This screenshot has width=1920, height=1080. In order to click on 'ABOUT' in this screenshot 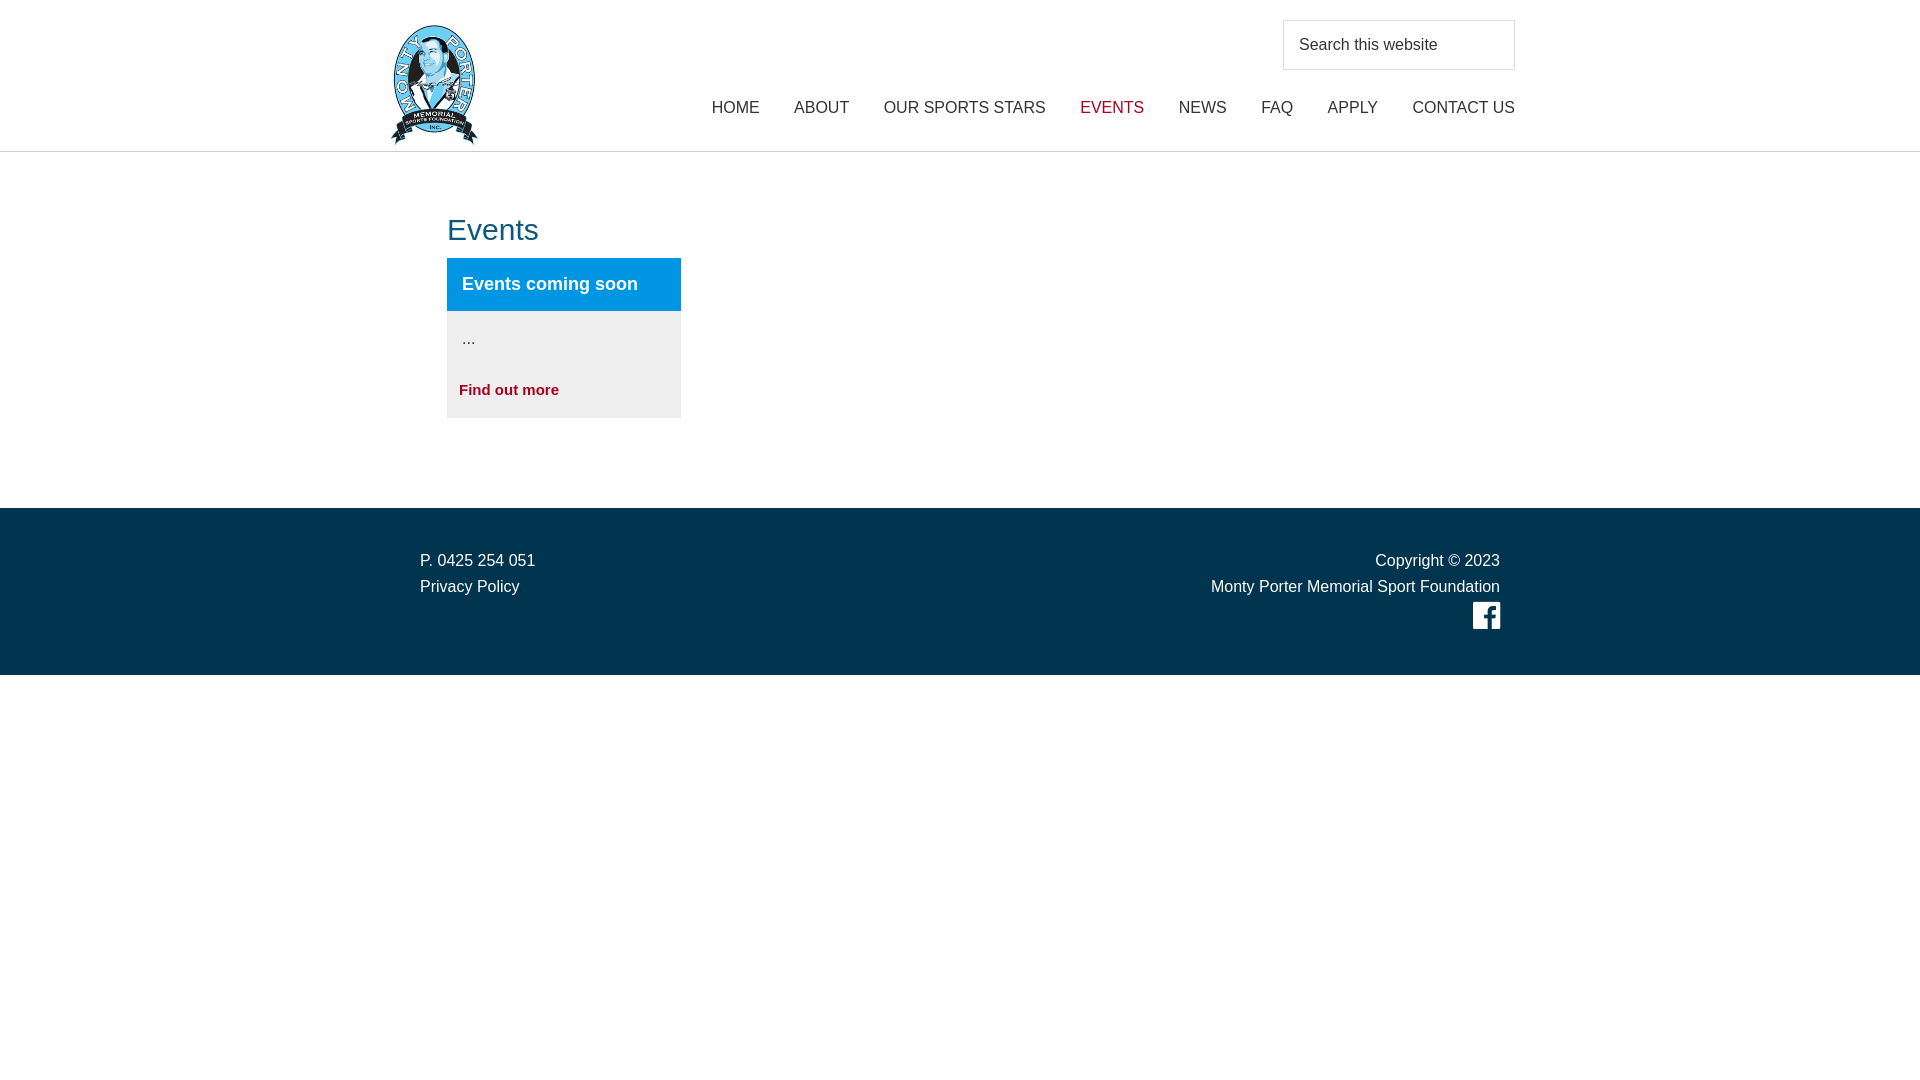, I will do `click(821, 108)`.